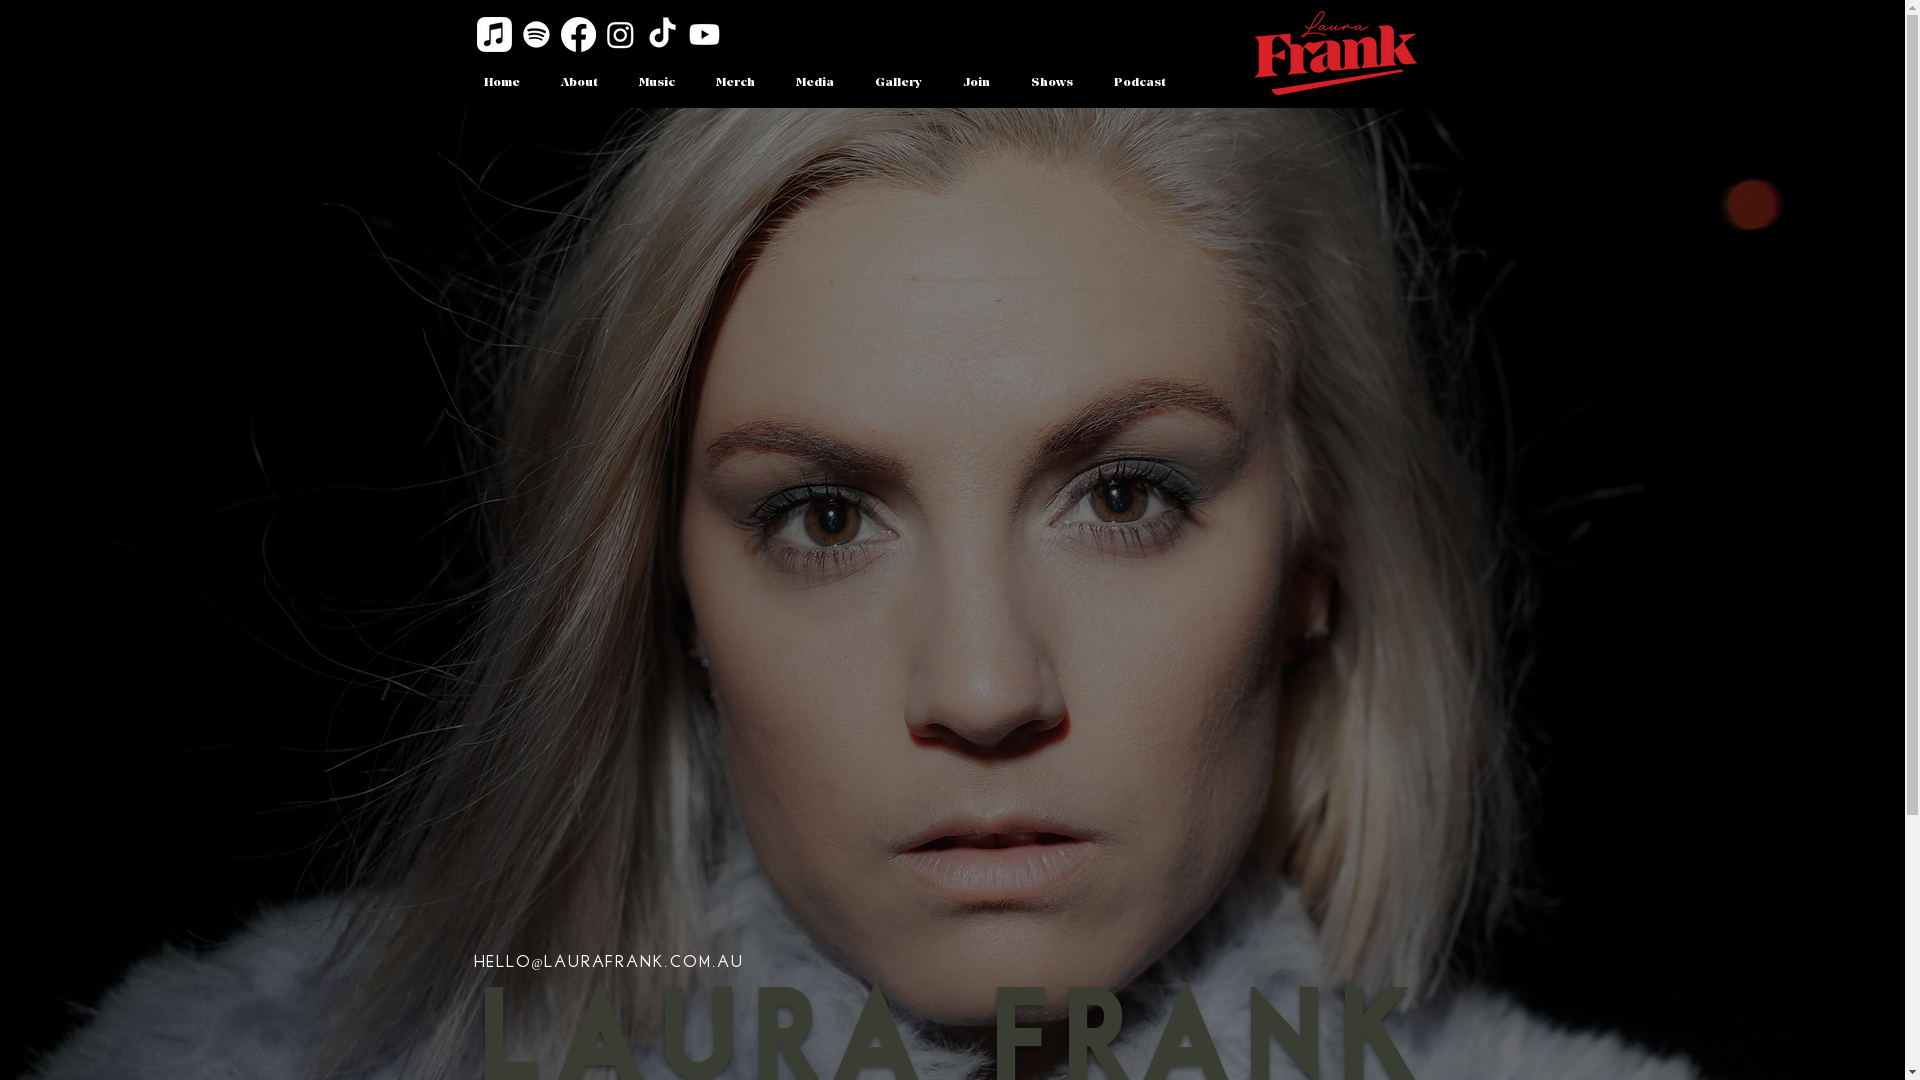 The width and height of the screenshot is (1920, 1080). I want to click on 'Media', so click(815, 82).